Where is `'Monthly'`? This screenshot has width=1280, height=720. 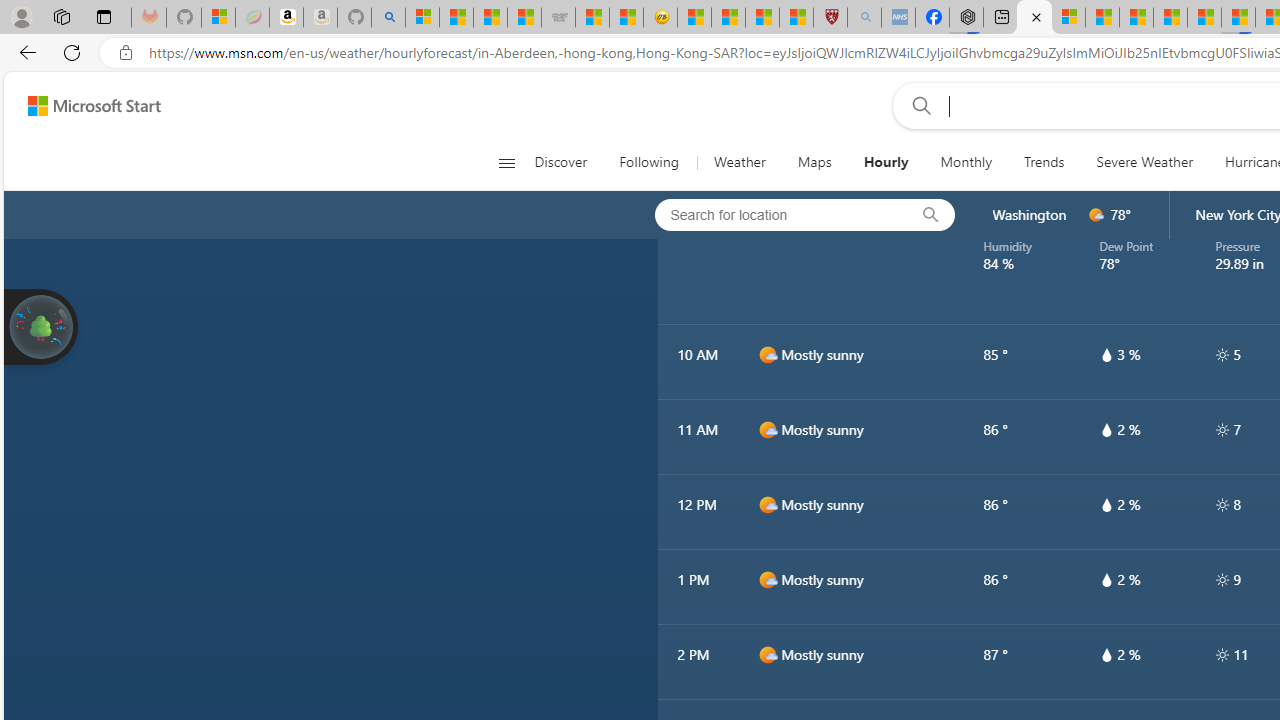
'Monthly' is located at coordinates (966, 162).